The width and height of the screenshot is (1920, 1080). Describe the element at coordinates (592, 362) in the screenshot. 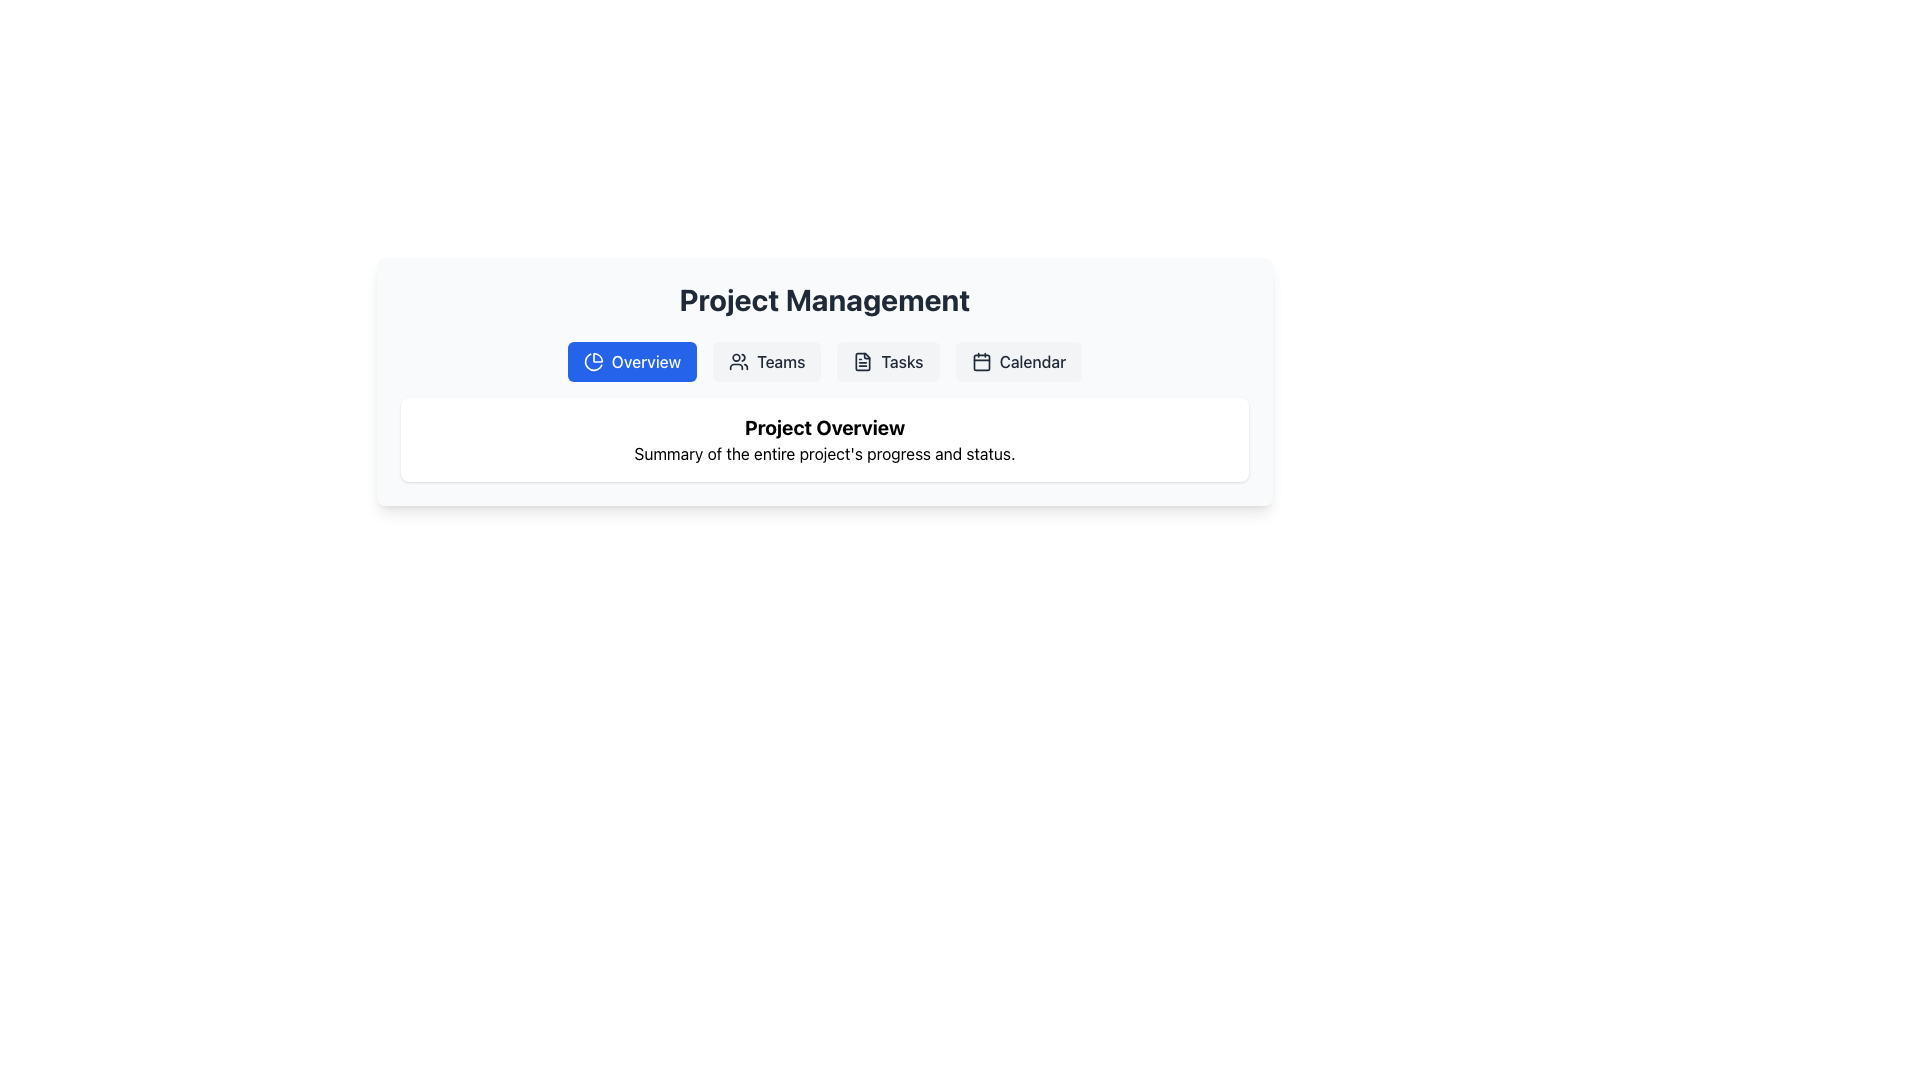

I see `the Overview icon located at the top-left segment of the blue-colored Overview button` at that location.